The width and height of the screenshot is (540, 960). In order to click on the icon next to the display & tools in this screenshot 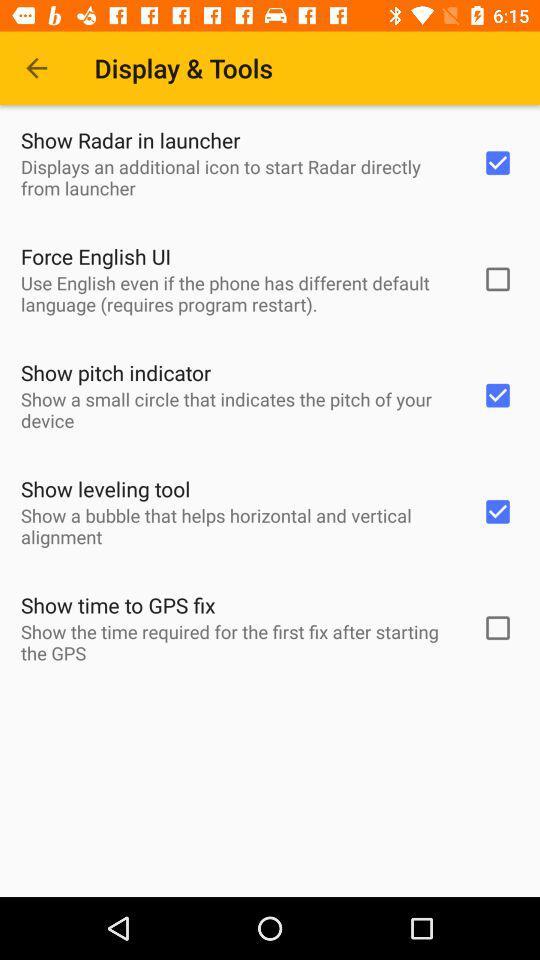, I will do `click(36, 68)`.